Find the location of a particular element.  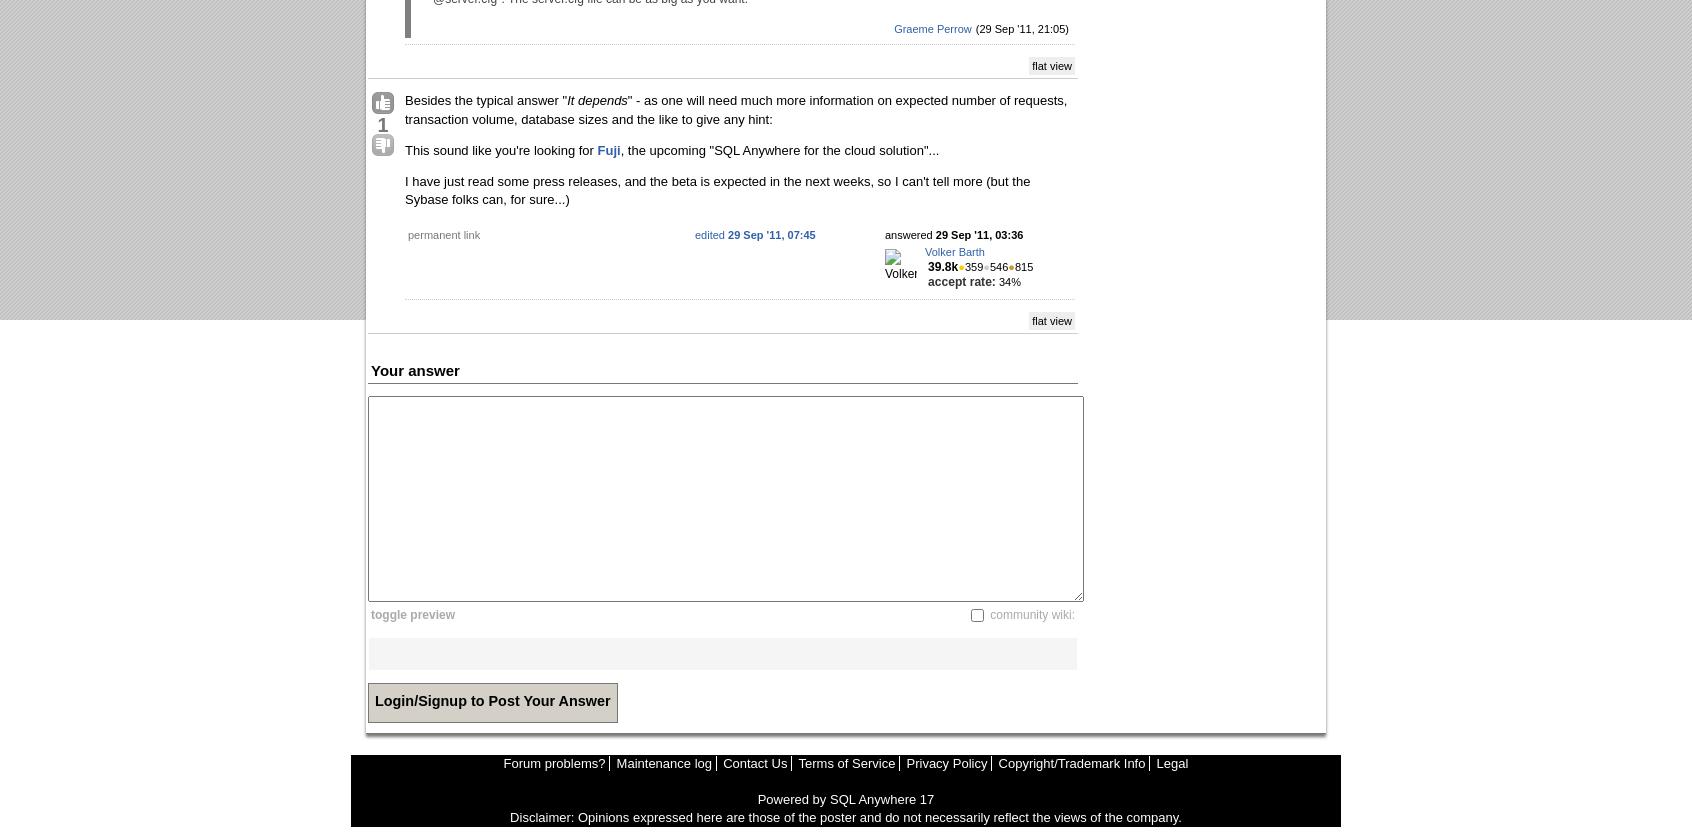

'Terms of Service' is located at coordinates (846, 762).